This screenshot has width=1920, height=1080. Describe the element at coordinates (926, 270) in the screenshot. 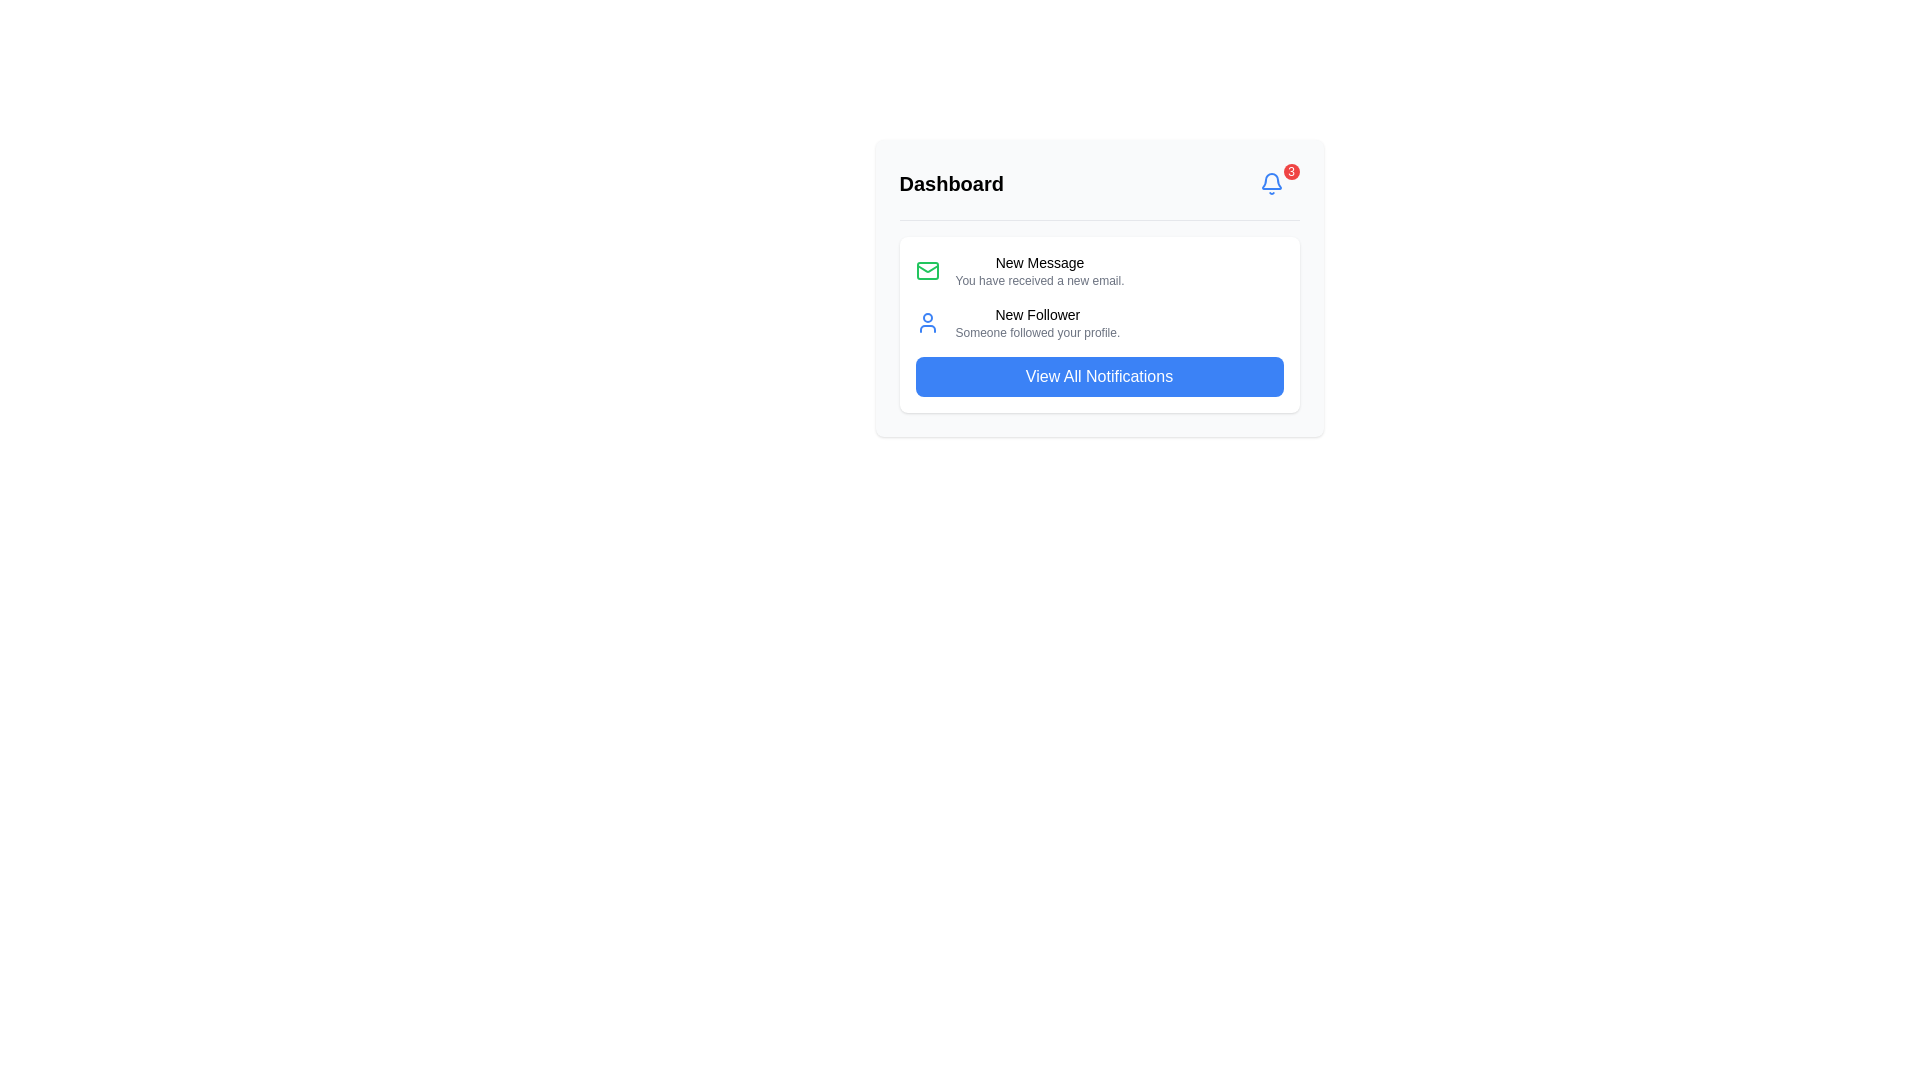

I see `the visual representation of the email notification icon located in the top-left corner of the 'New Message' notification card` at that location.